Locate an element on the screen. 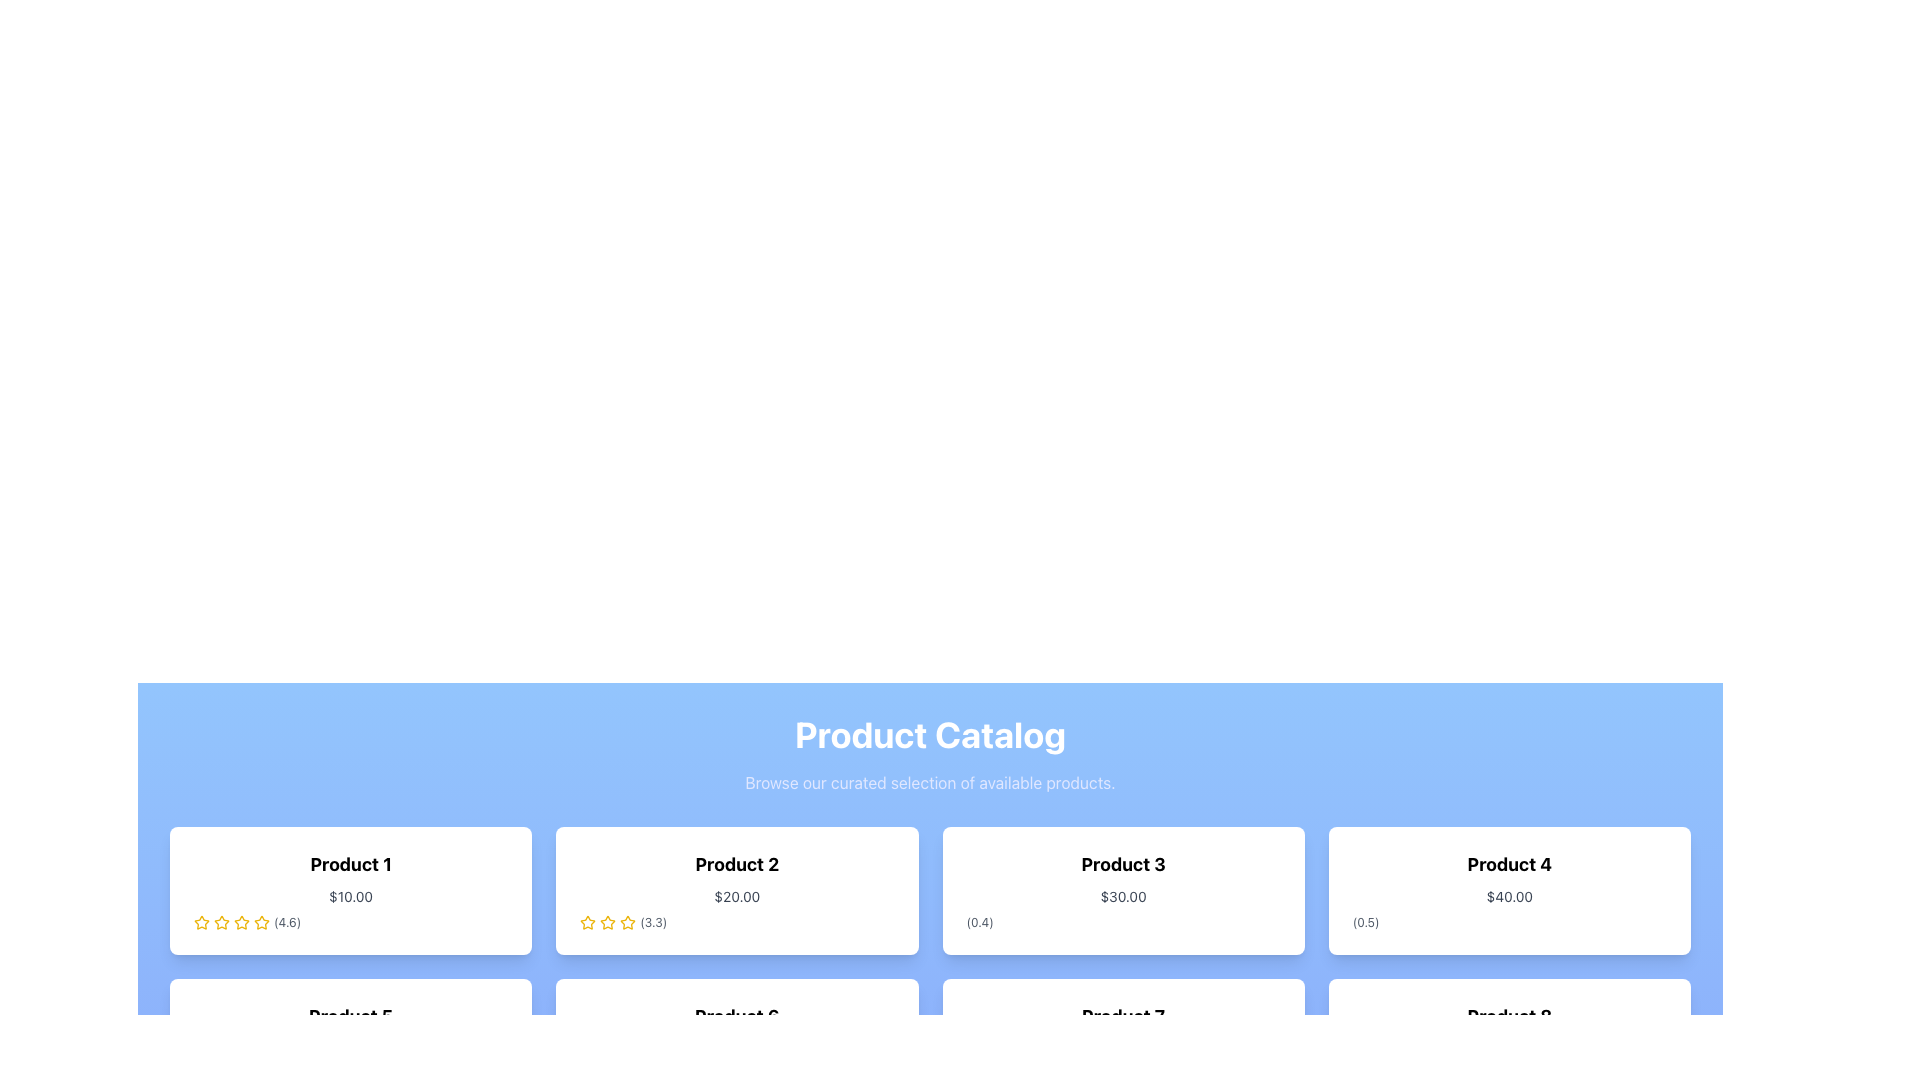 The height and width of the screenshot is (1080, 1920). the Text Label that reads 'Browse our curated selection of available products.' which is displayed in light indigo color on a solid blue background, located beneath the 'Product Catalog' header is located at coordinates (929, 782).